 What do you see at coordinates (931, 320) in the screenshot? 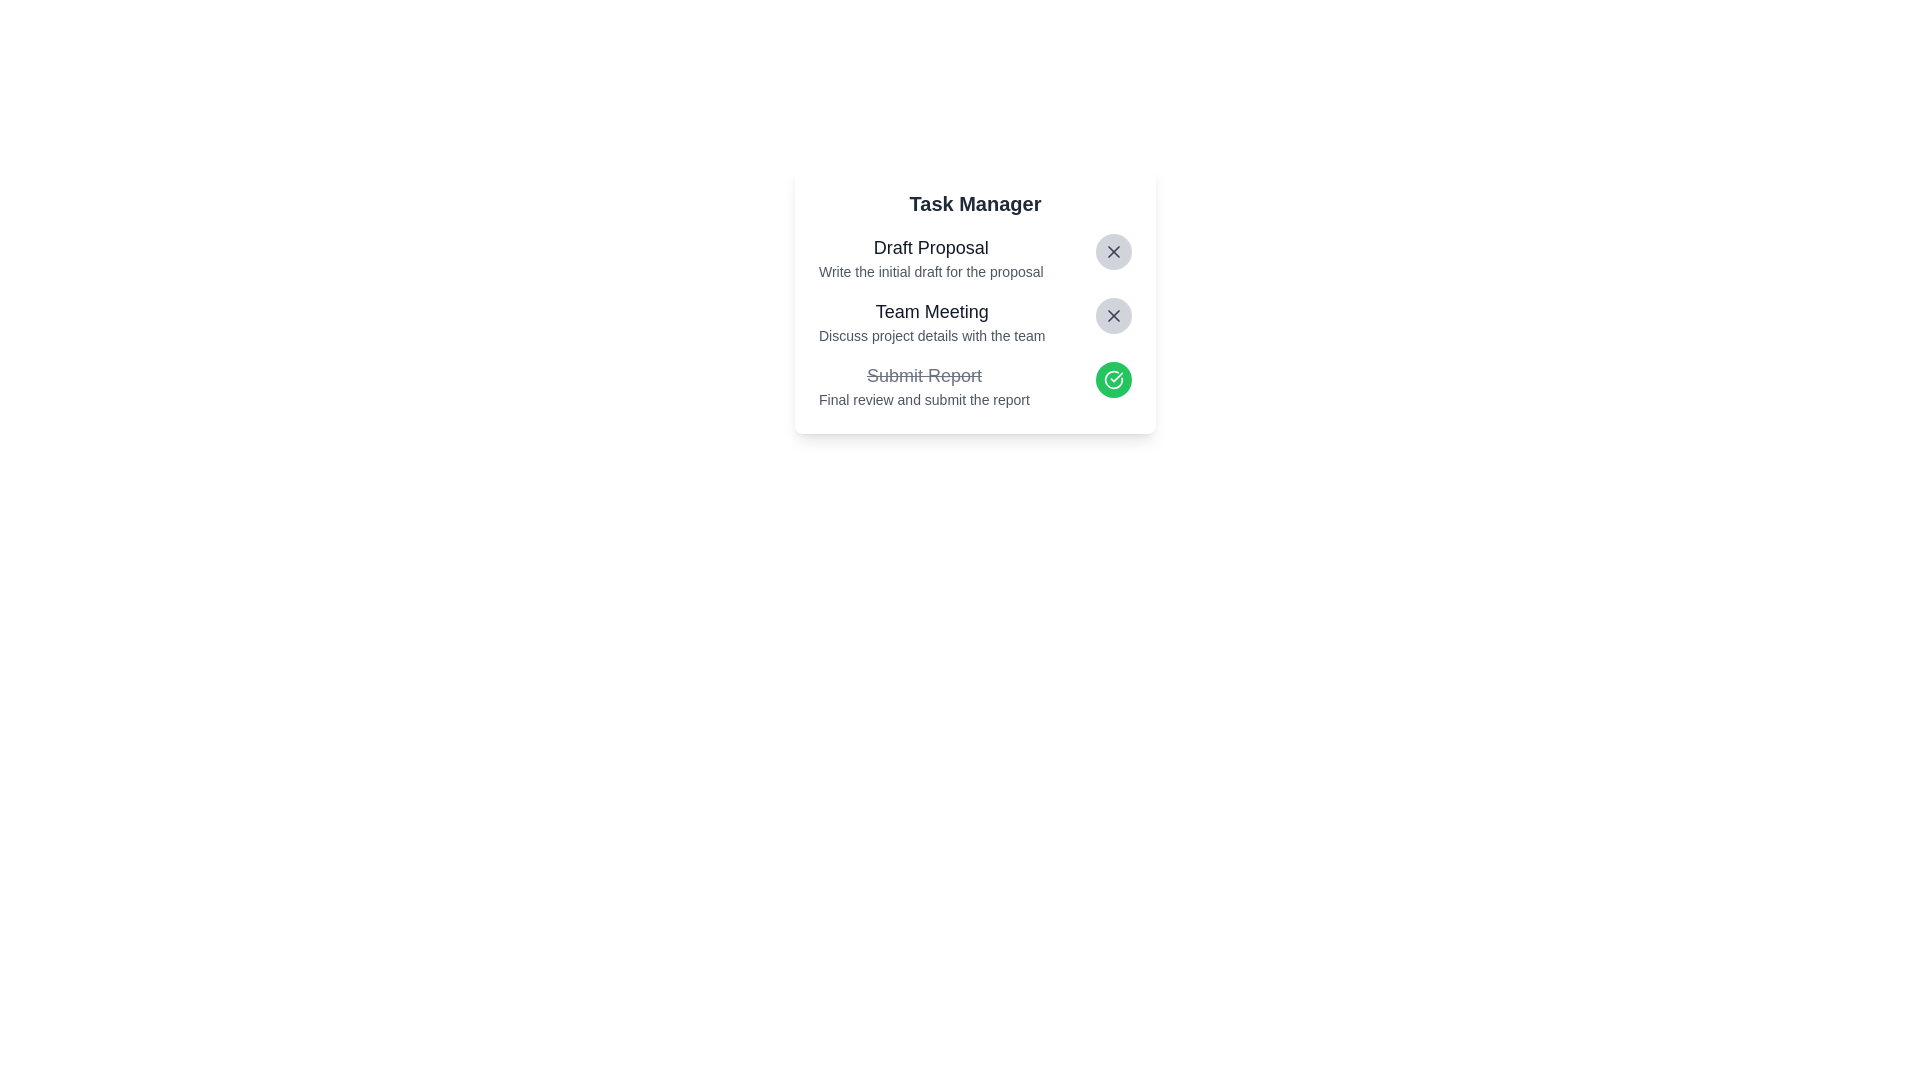
I see `the text label that displays 'Team Meeting' and 'Discuss project details with the team', which is located below 'Draft Proposal' and above 'Submit Report'` at bounding box center [931, 320].